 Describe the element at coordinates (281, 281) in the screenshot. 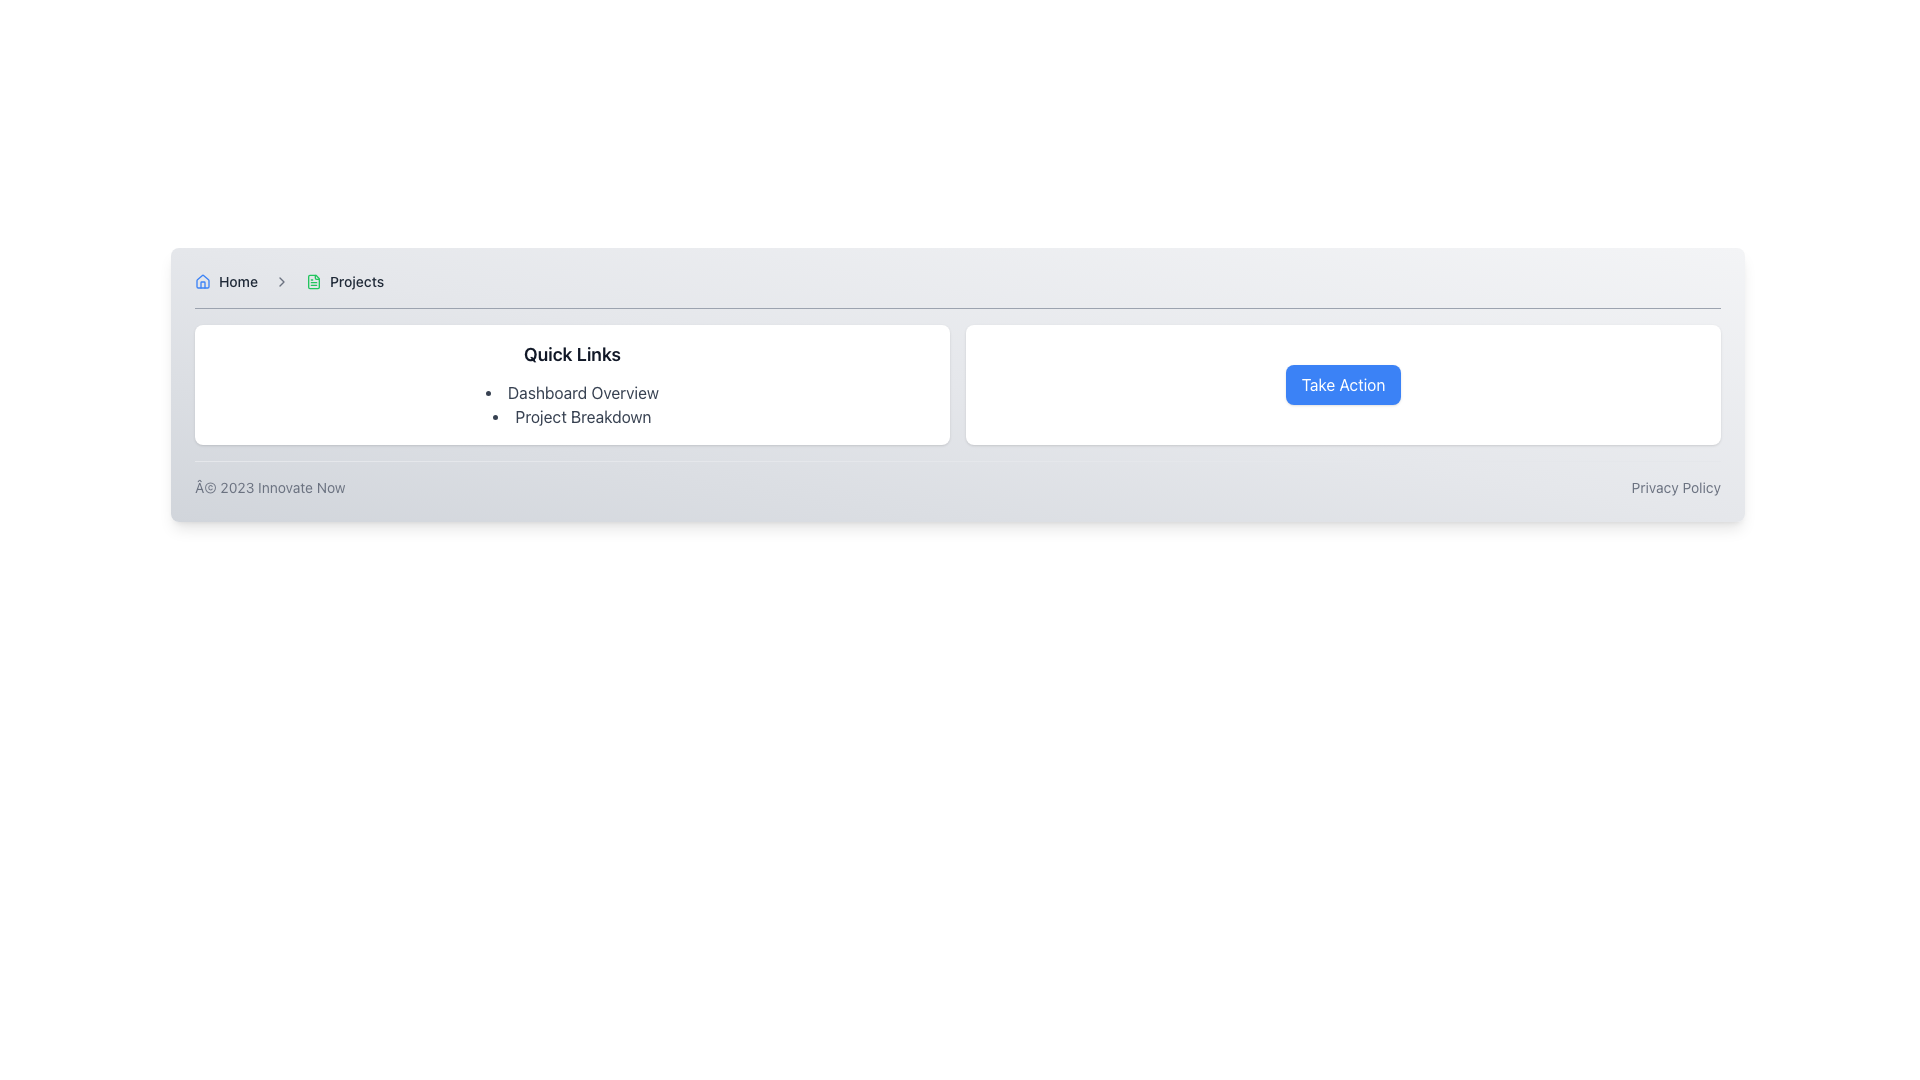

I see `the small, rightward-pointing chevron icon styled in gray, located in the navigation bar between the 'Home' and 'Projects' text elements` at that location.